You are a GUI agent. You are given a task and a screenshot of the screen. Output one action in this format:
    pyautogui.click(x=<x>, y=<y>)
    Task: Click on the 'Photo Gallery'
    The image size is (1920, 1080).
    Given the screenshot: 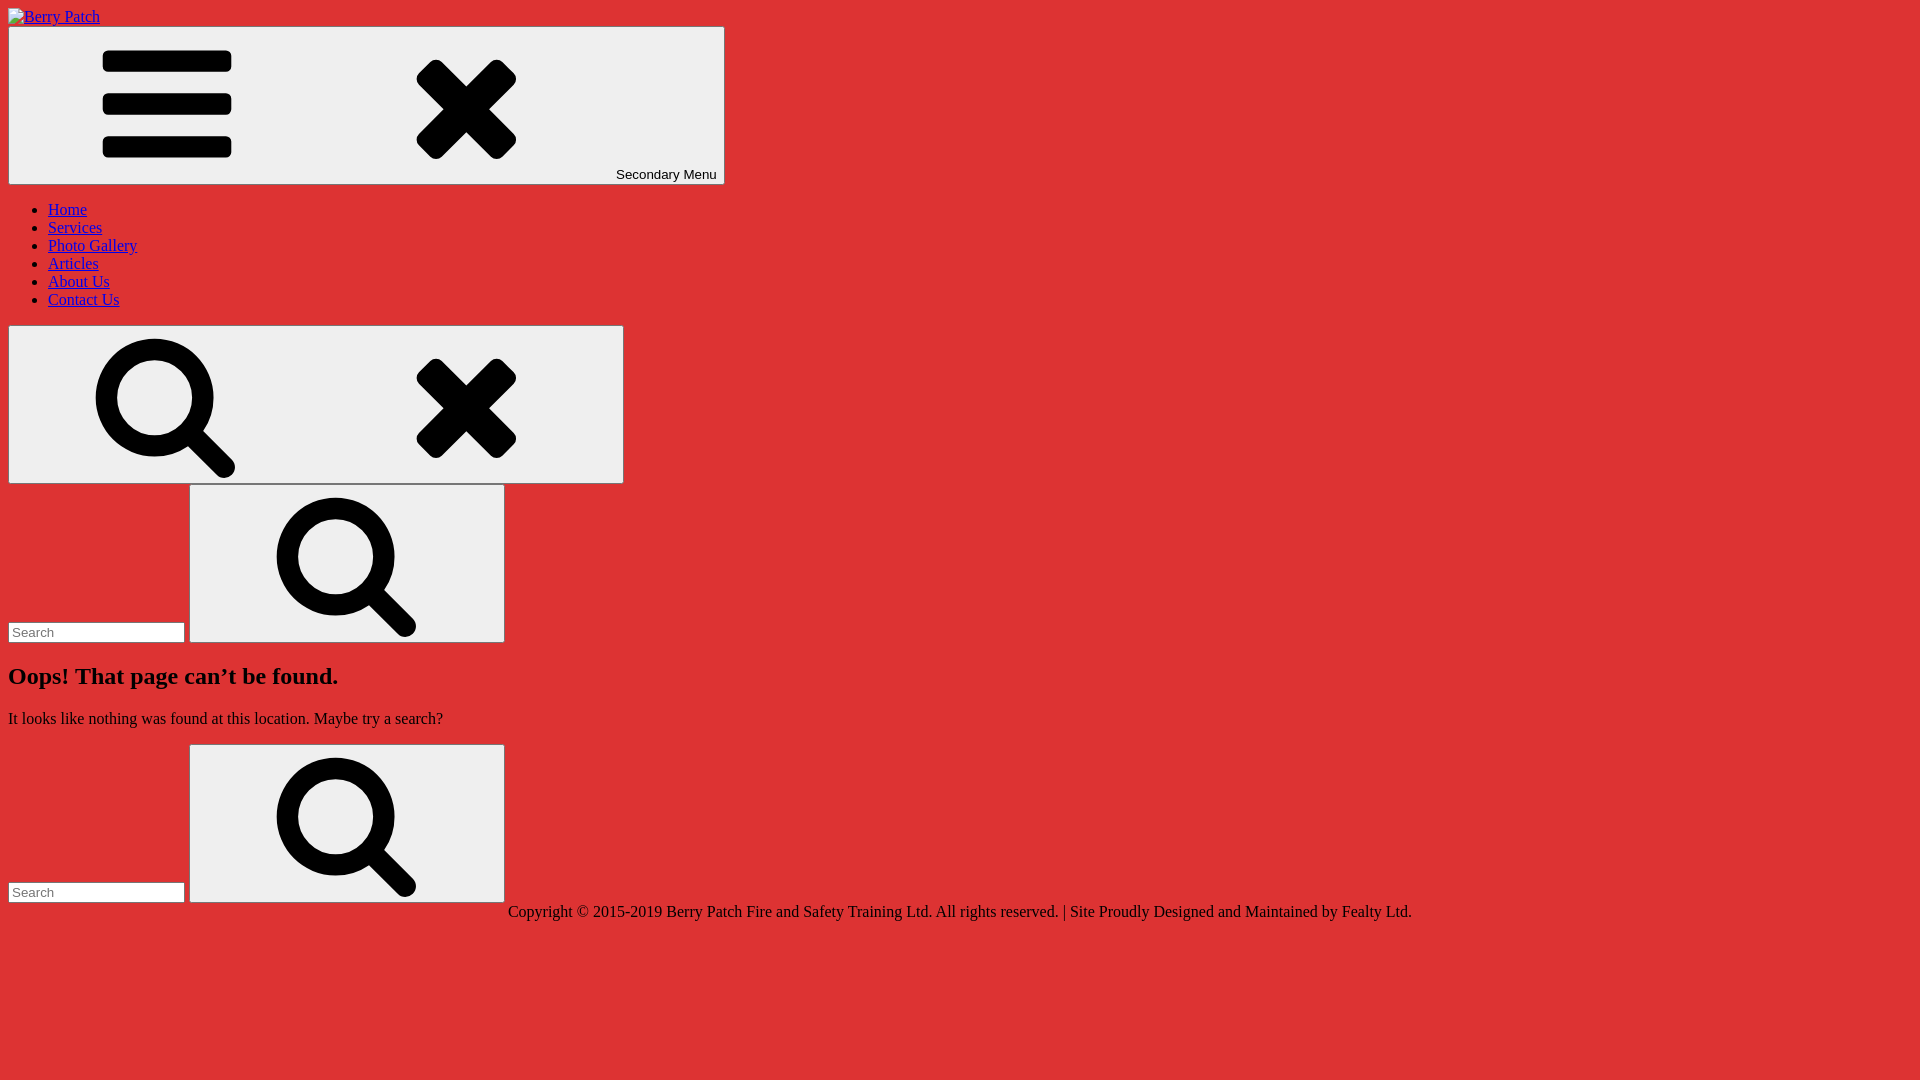 What is the action you would take?
    pyautogui.click(x=48, y=244)
    